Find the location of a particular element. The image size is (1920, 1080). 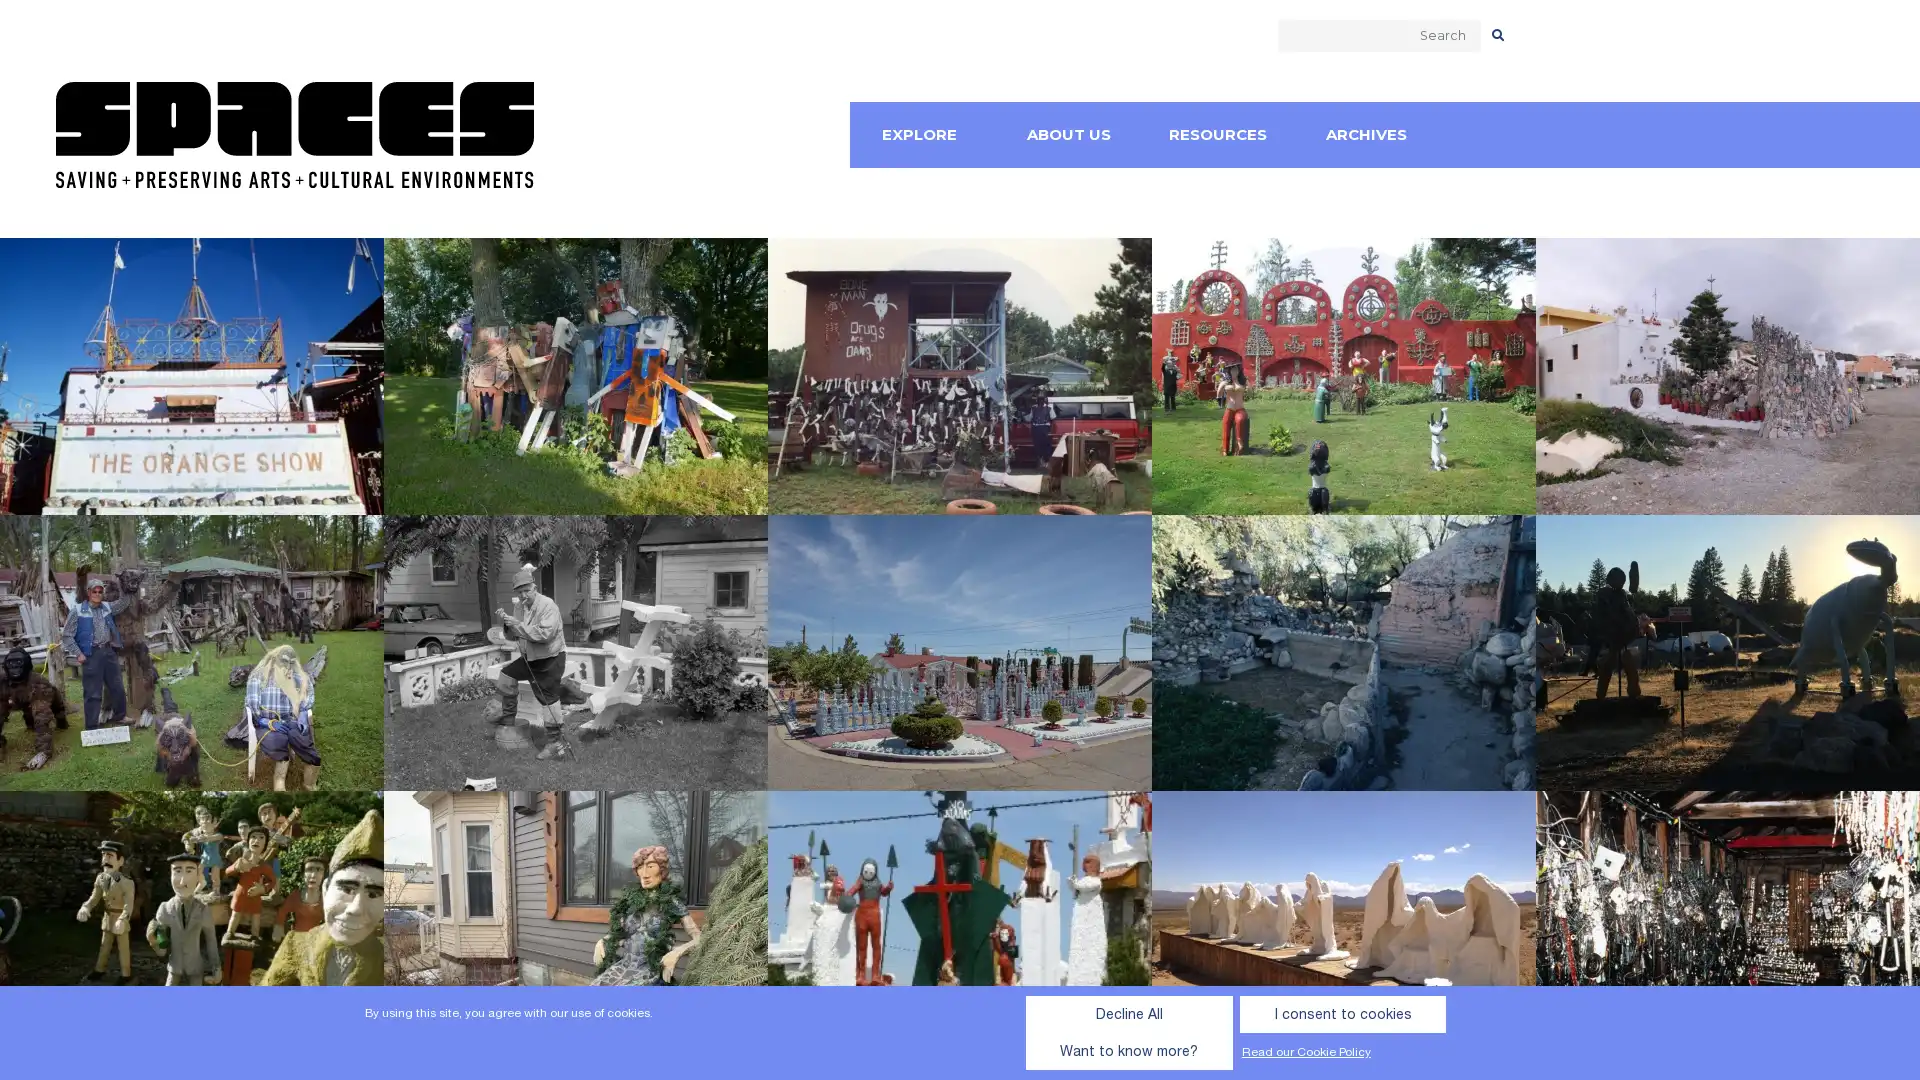

I consent to cookies is located at coordinates (1147, 1050).